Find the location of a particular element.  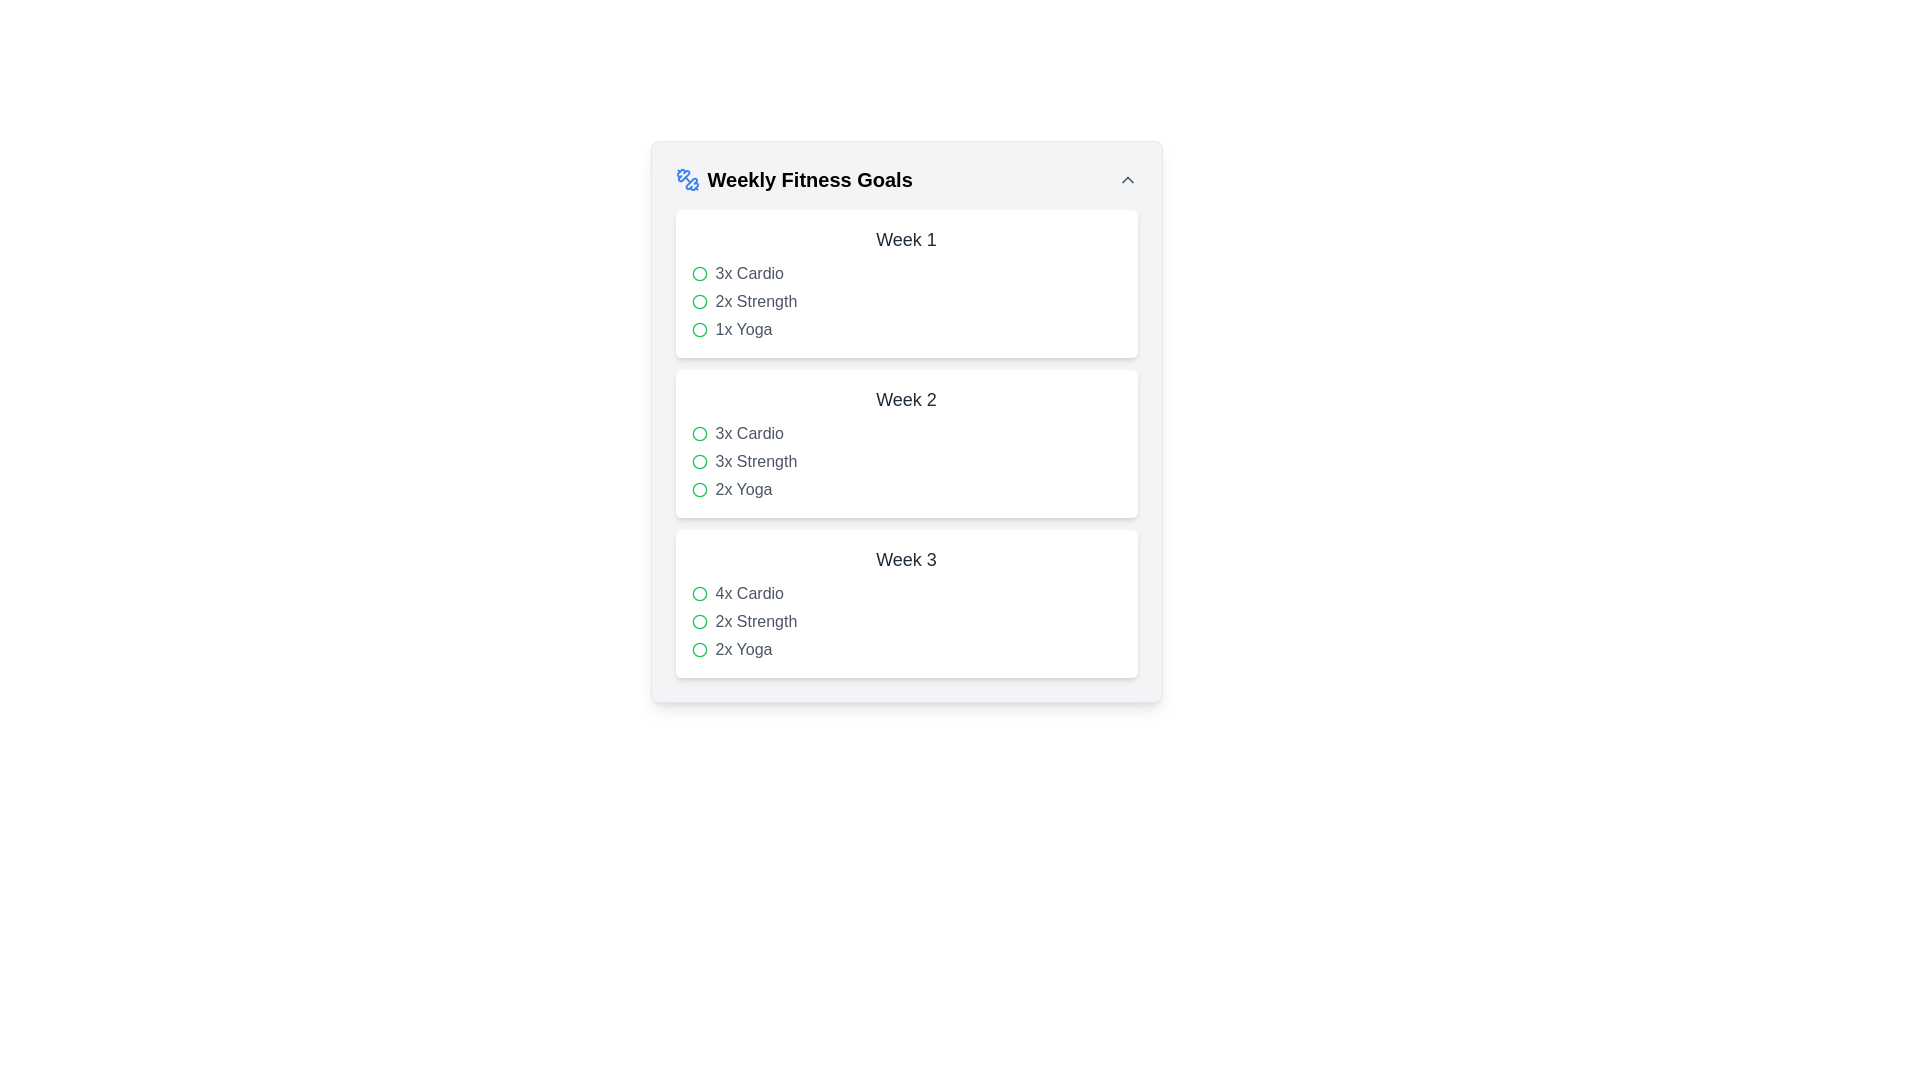

the text label displaying '1x Yoga' in gray color, which is the third item in the list of weekly goals under 'Week 1' is located at coordinates (743, 329).